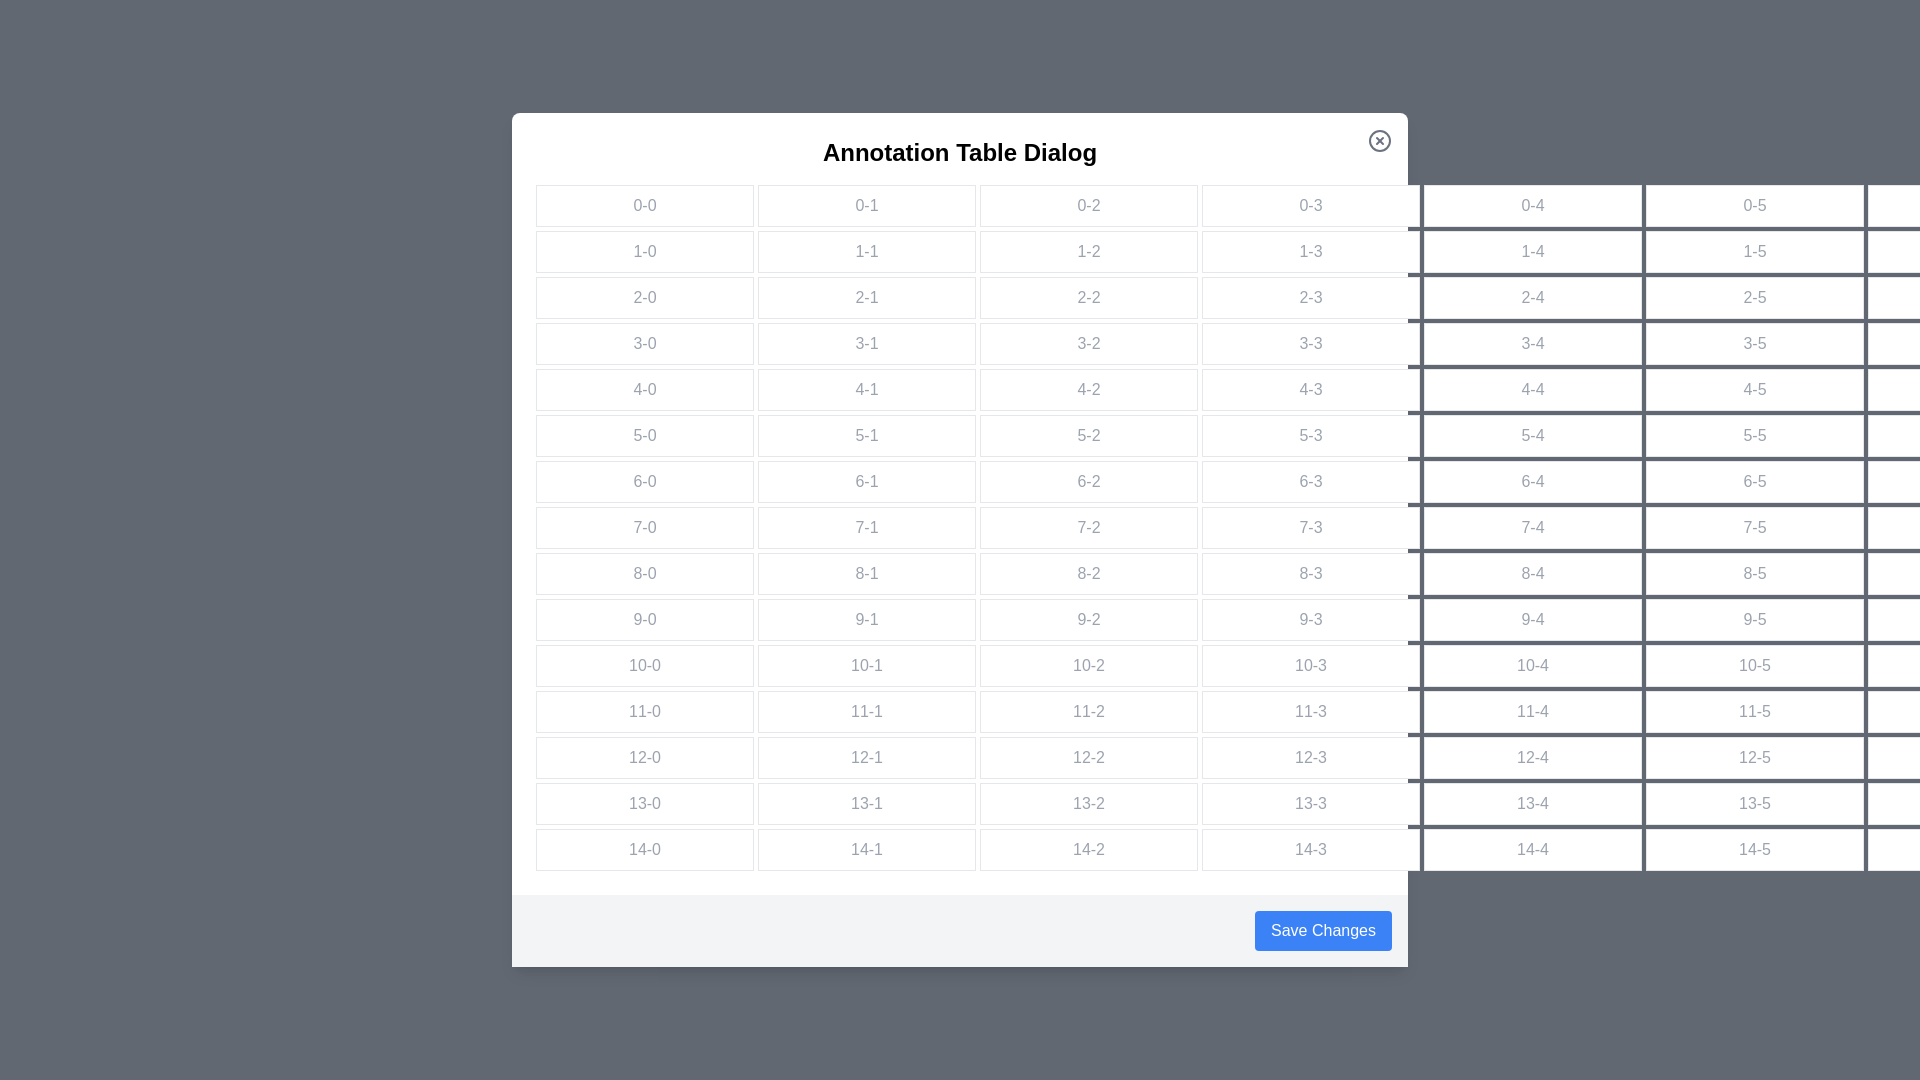 The image size is (1920, 1080). Describe the element at coordinates (1323, 930) in the screenshot. I see `the 'Save Changes' button to save the changes` at that location.